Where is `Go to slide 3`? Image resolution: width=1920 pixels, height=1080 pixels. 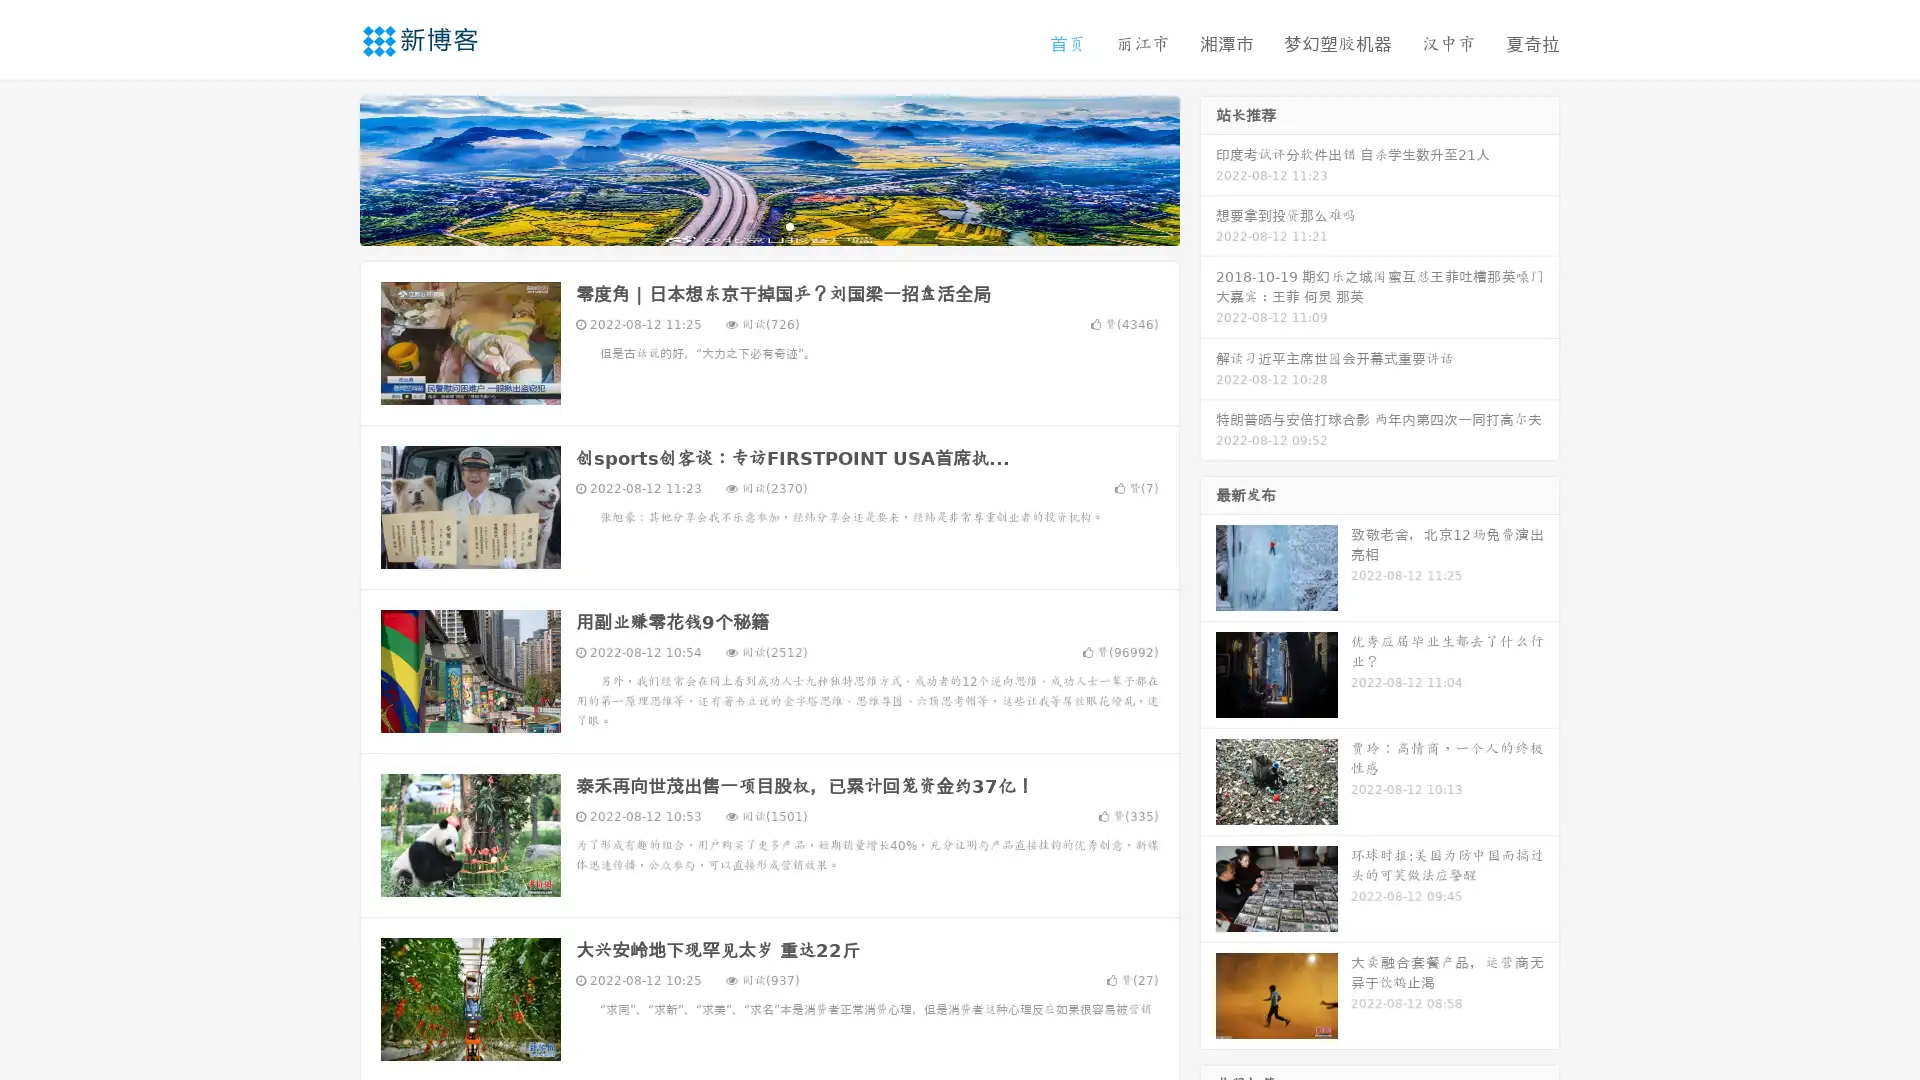 Go to slide 3 is located at coordinates (789, 225).